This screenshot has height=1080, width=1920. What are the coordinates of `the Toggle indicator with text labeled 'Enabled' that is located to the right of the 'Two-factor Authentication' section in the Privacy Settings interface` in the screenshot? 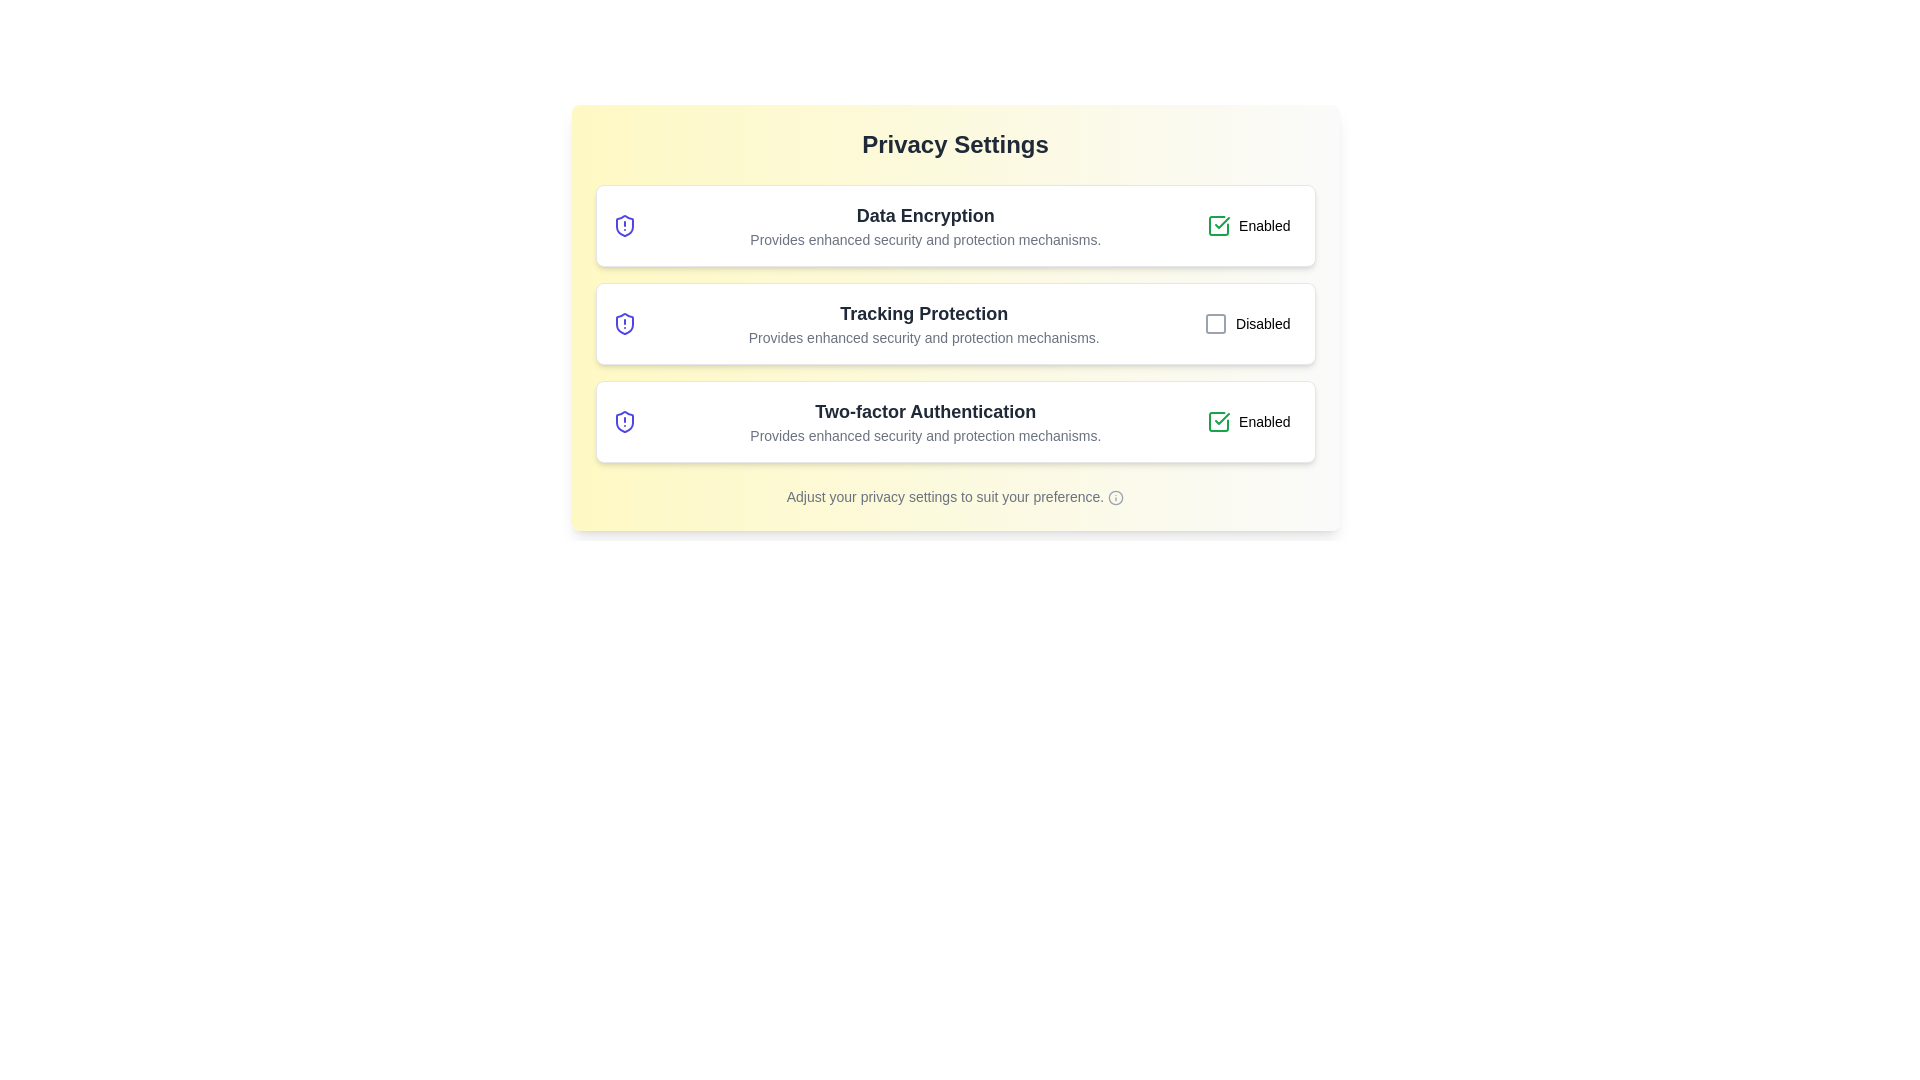 It's located at (1247, 420).